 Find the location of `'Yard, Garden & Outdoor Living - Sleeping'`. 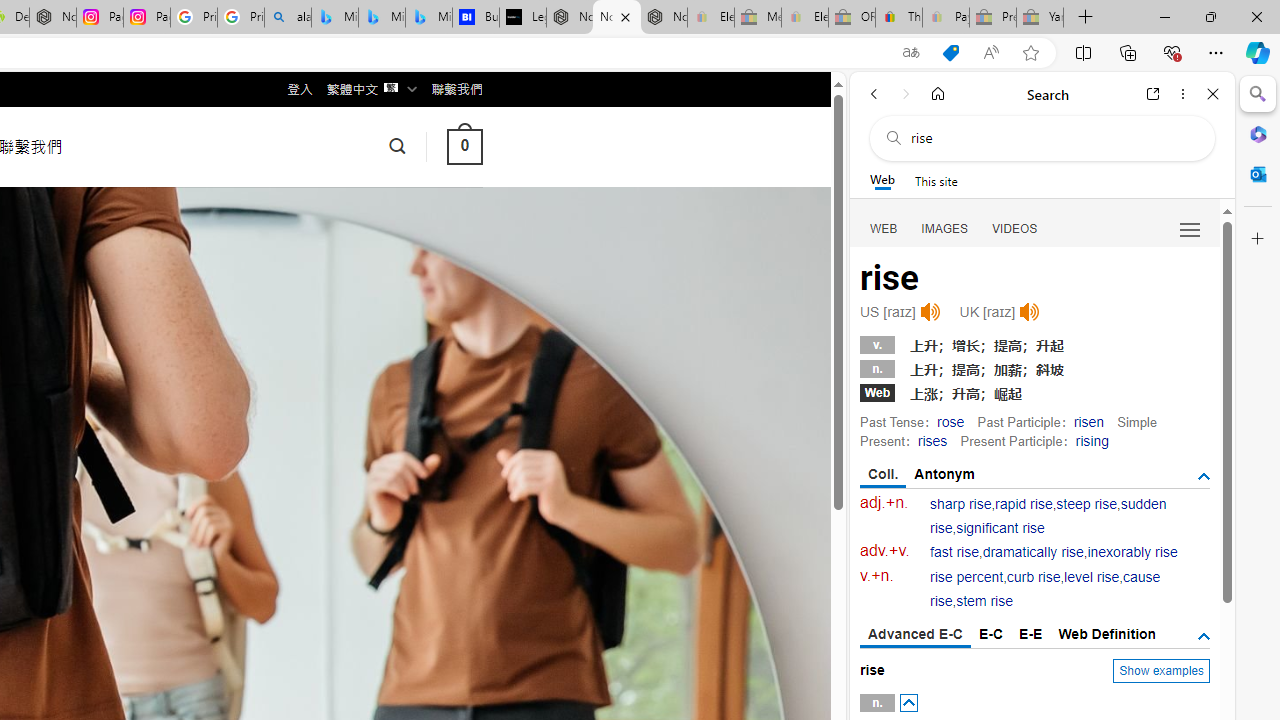

'Yard, Garden & Outdoor Living - Sleeping' is located at coordinates (1040, 17).